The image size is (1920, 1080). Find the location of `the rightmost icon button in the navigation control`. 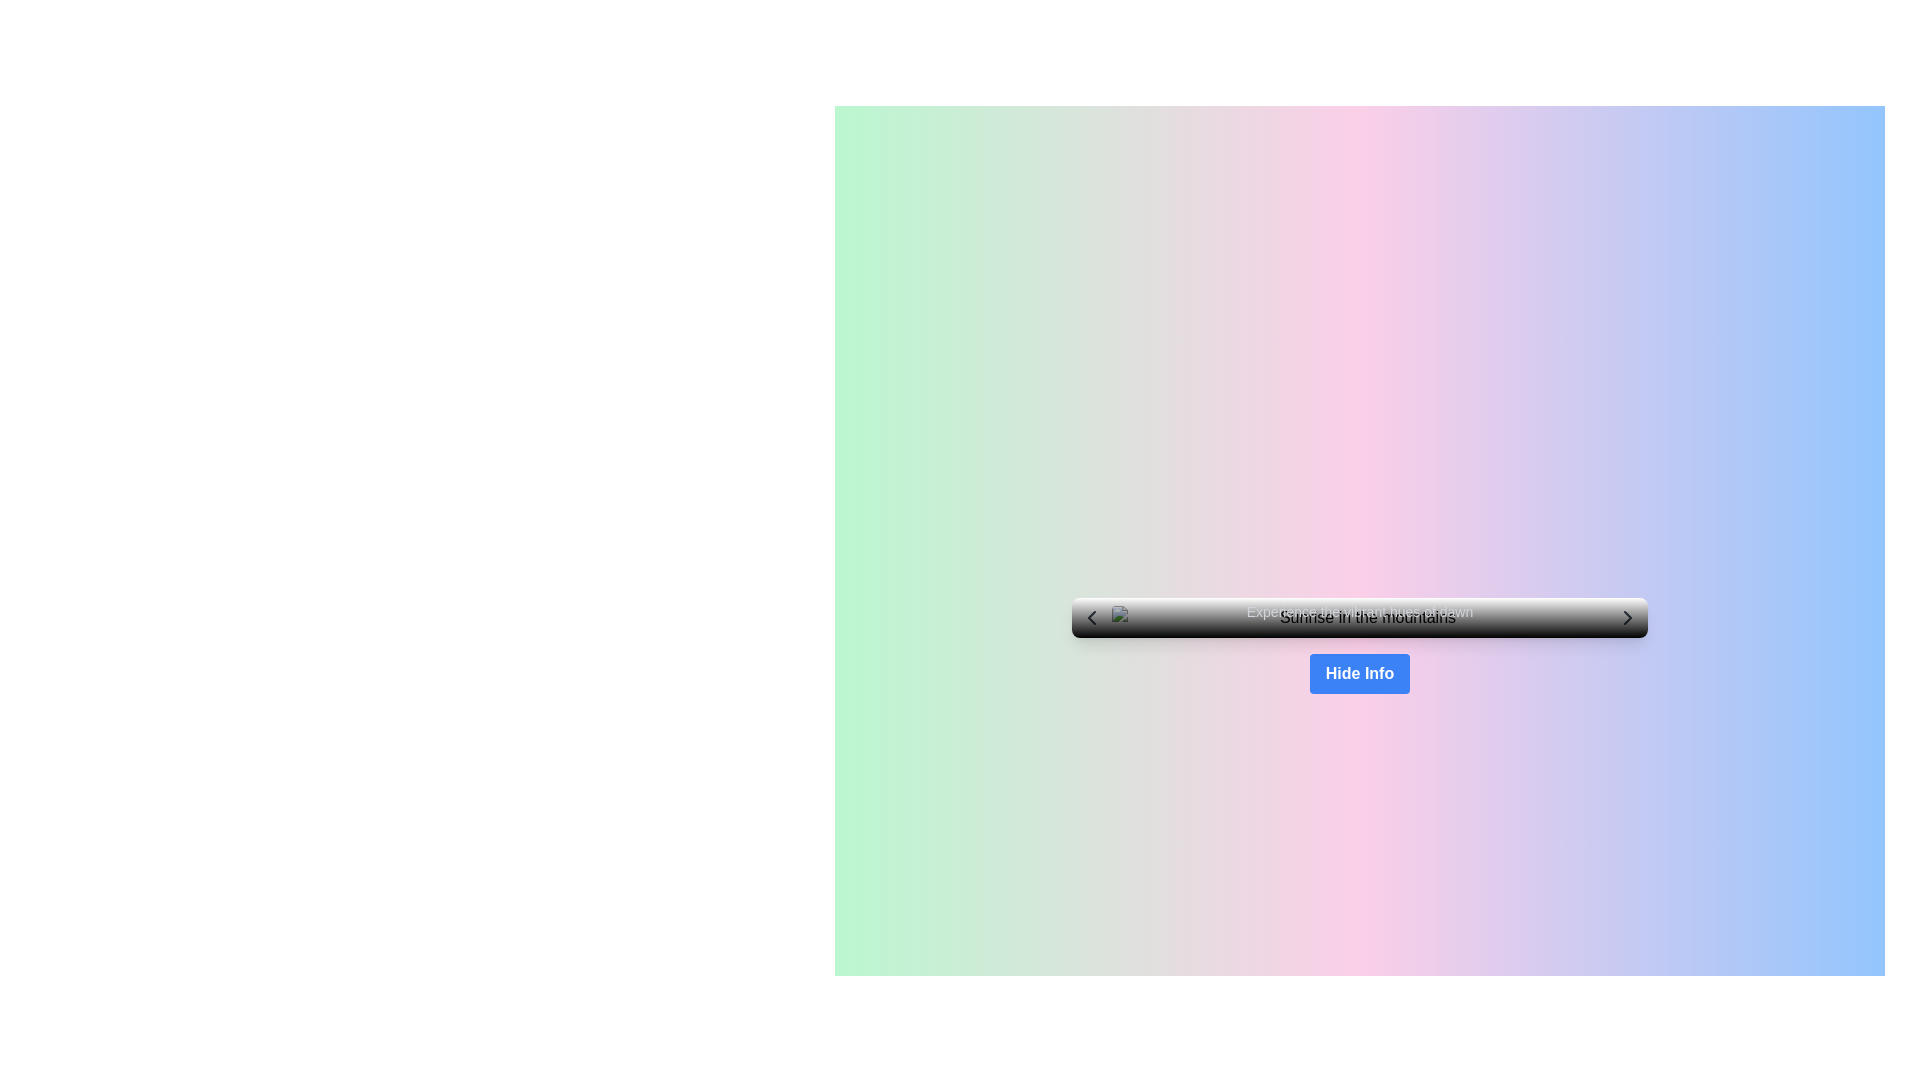

the rightmost icon button in the navigation control is located at coordinates (1627, 616).